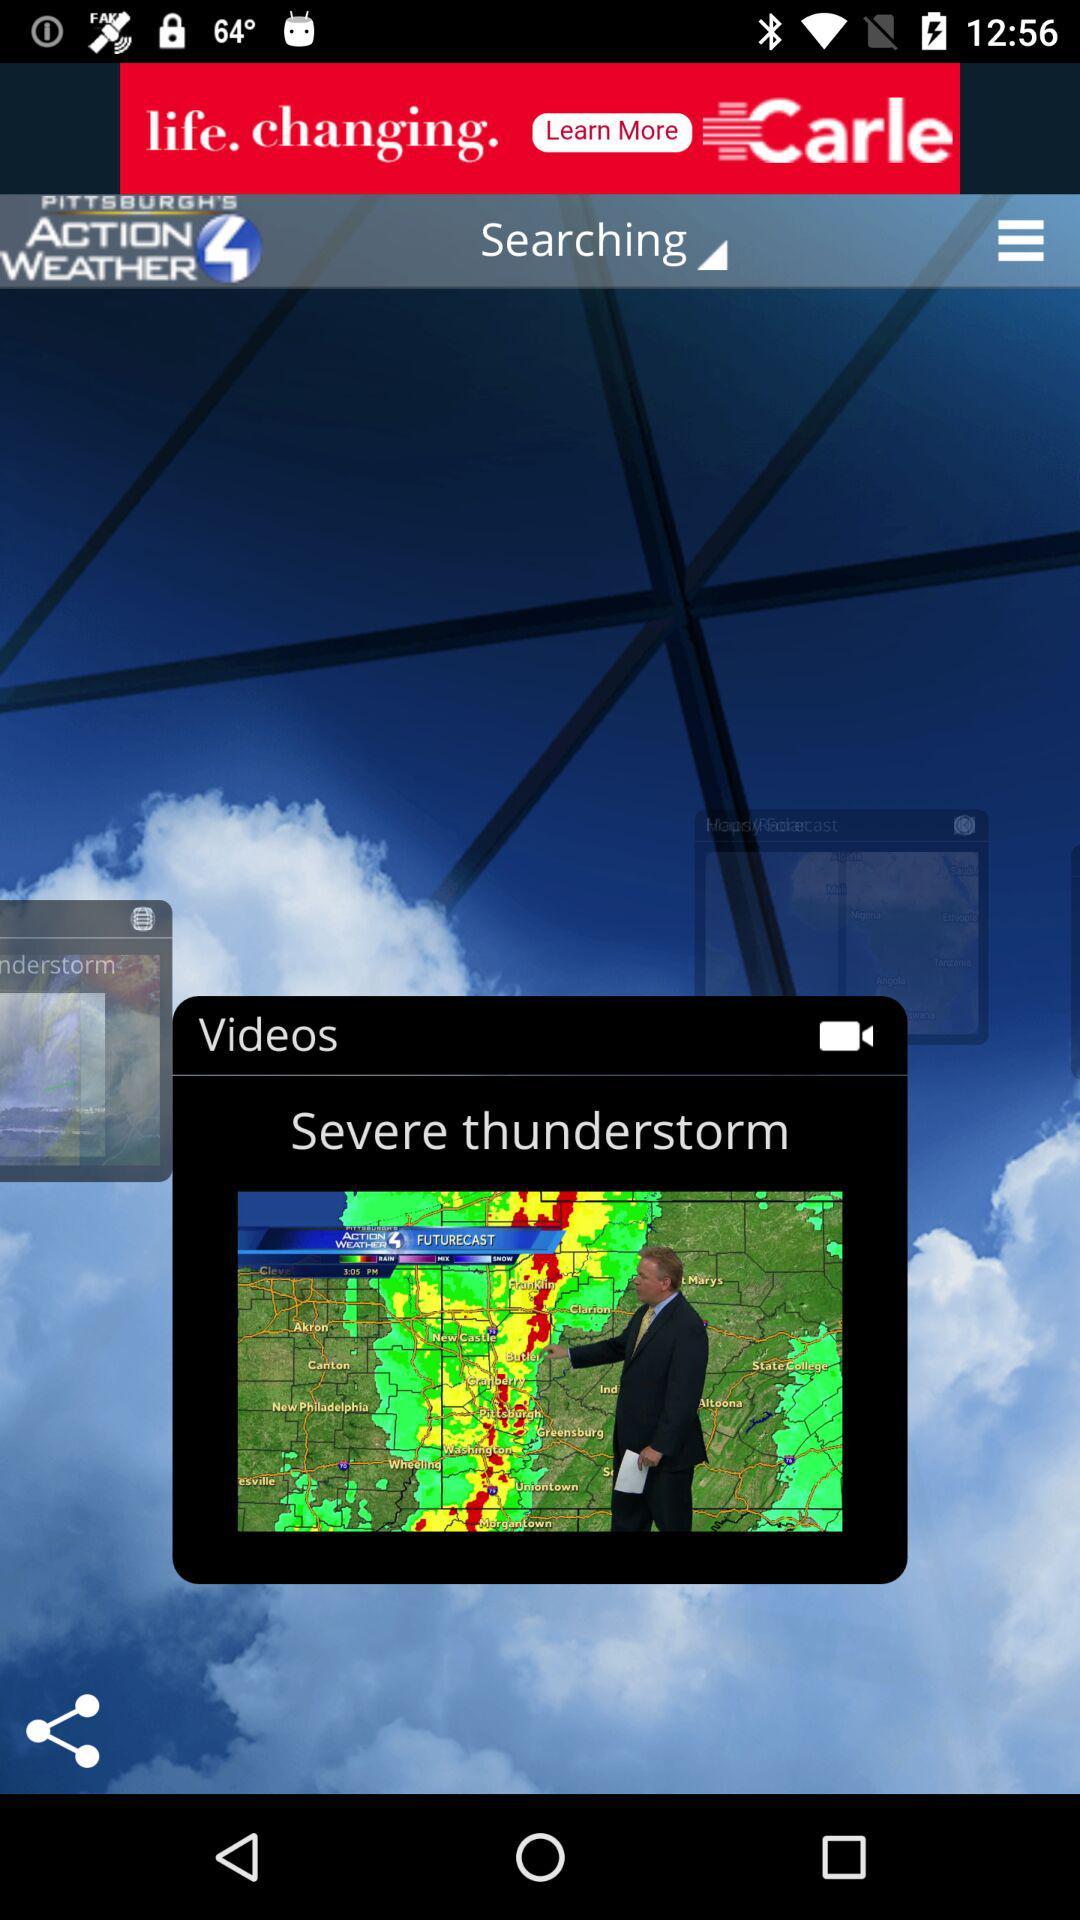  Describe the element at coordinates (61, 1730) in the screenshot. I see `the share icon` at that location.